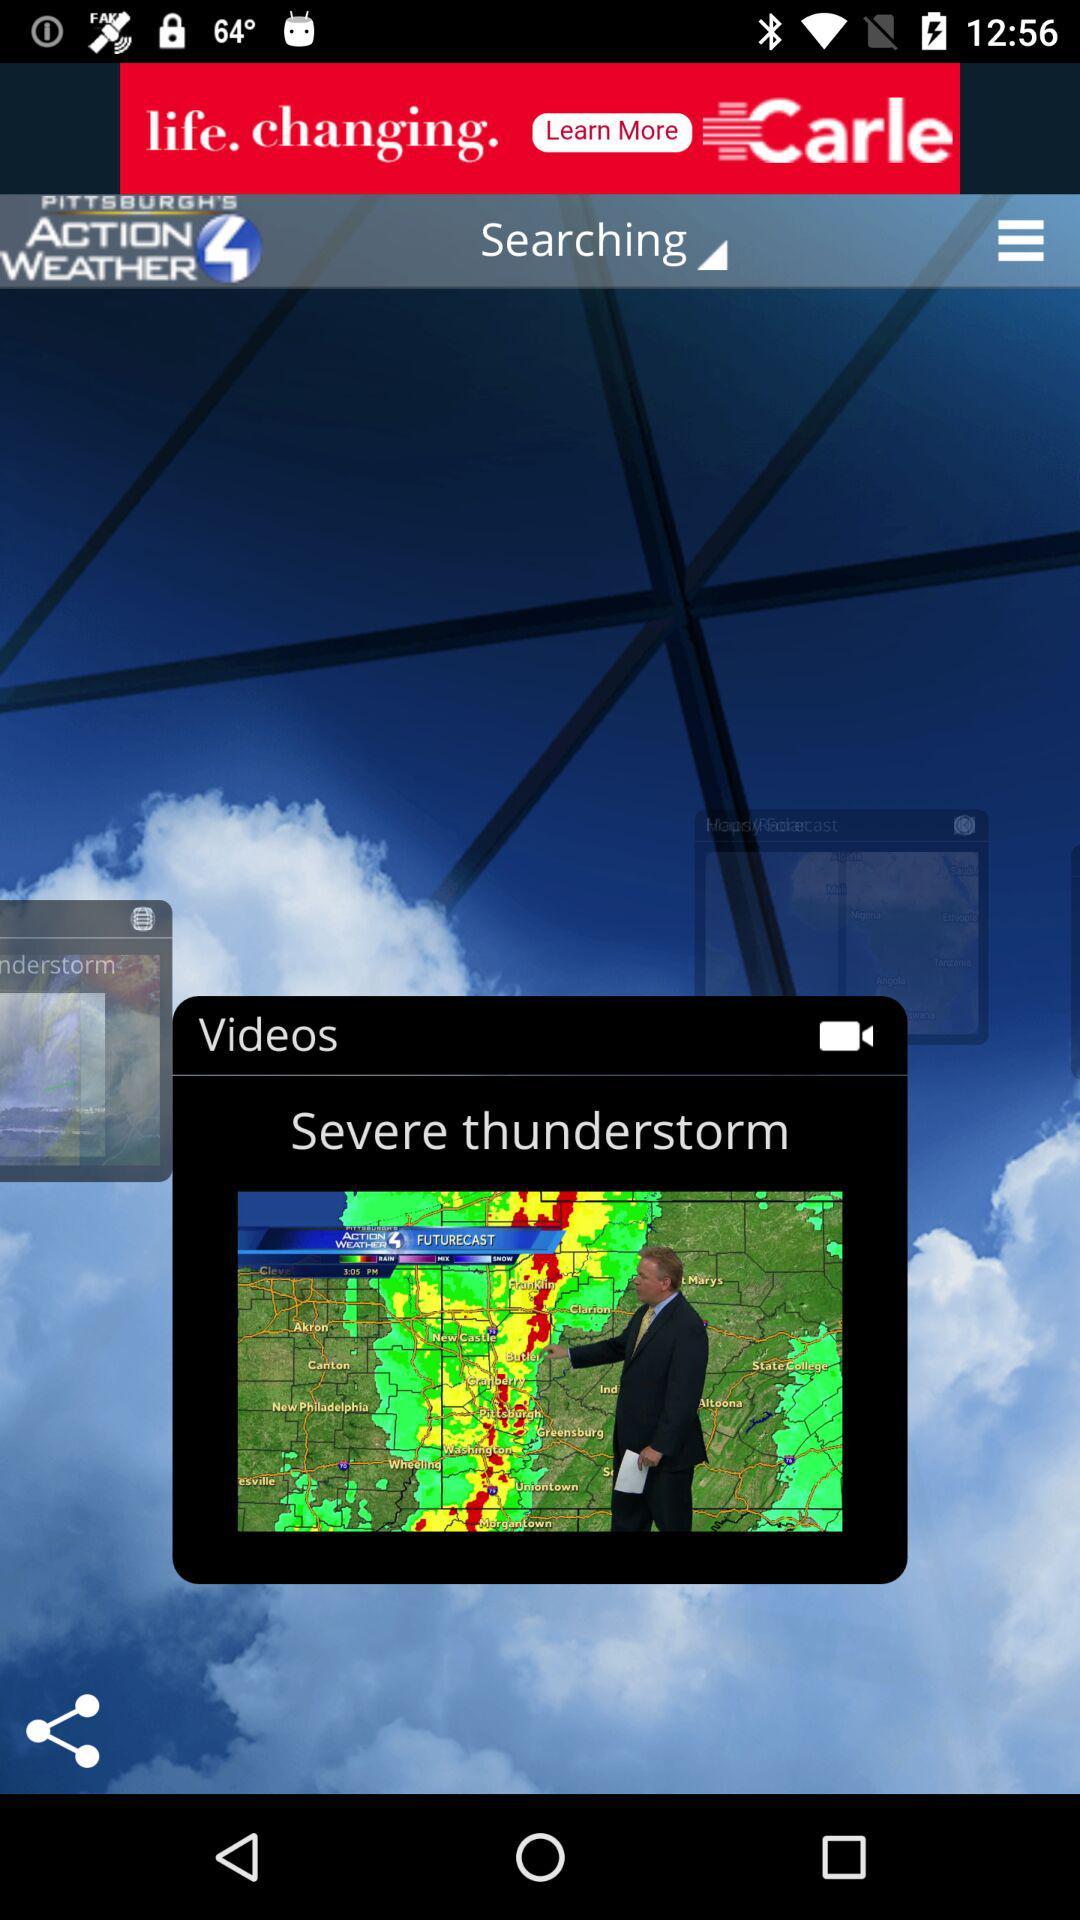  Describe the element at coordinates (61, 1730) in the screenshot. I see `the share icon` at that location.